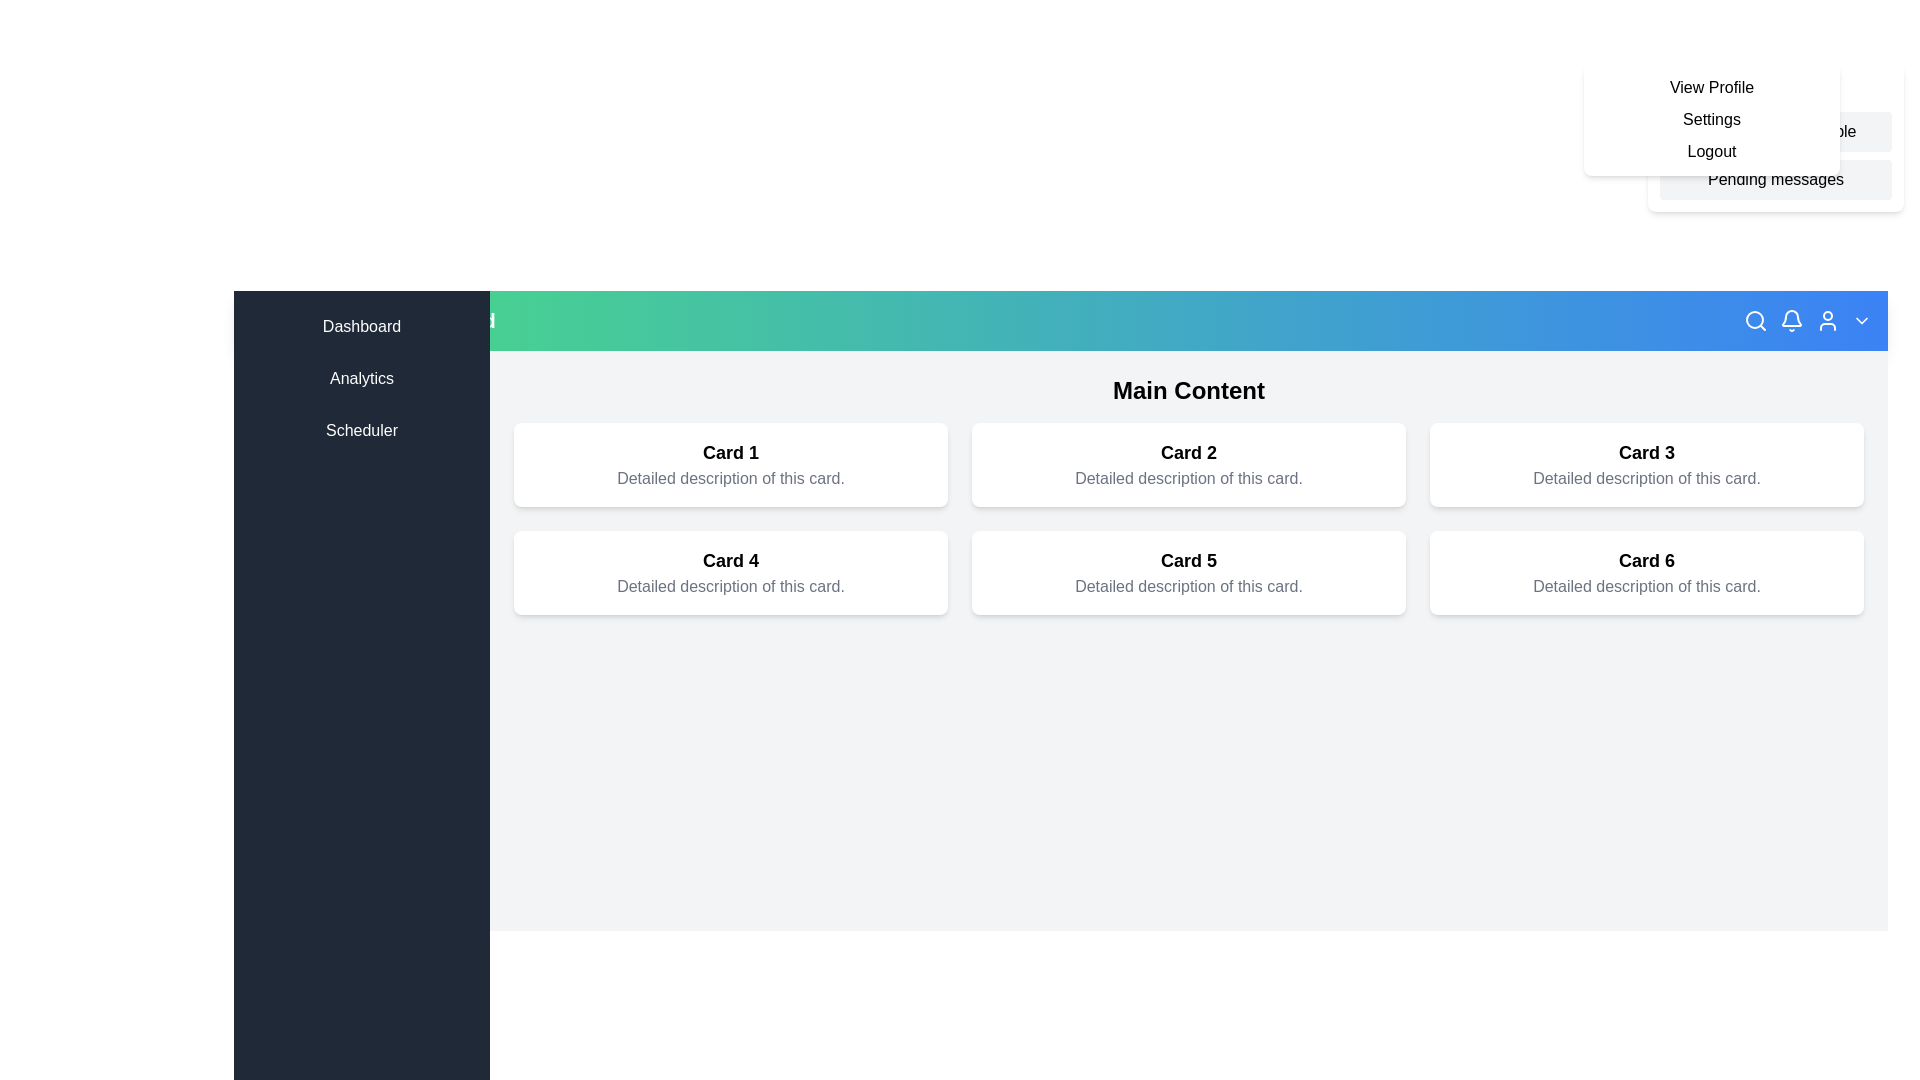 Image resolution: width=1920 pixels, height=1080 pixels. What do you see at coordinates (1754, 319) in the screenshot?
I see `the circular graphical element resembling a magnifying glass lens located in the top-right corner of the interface` at bounding box center [1754, 319].